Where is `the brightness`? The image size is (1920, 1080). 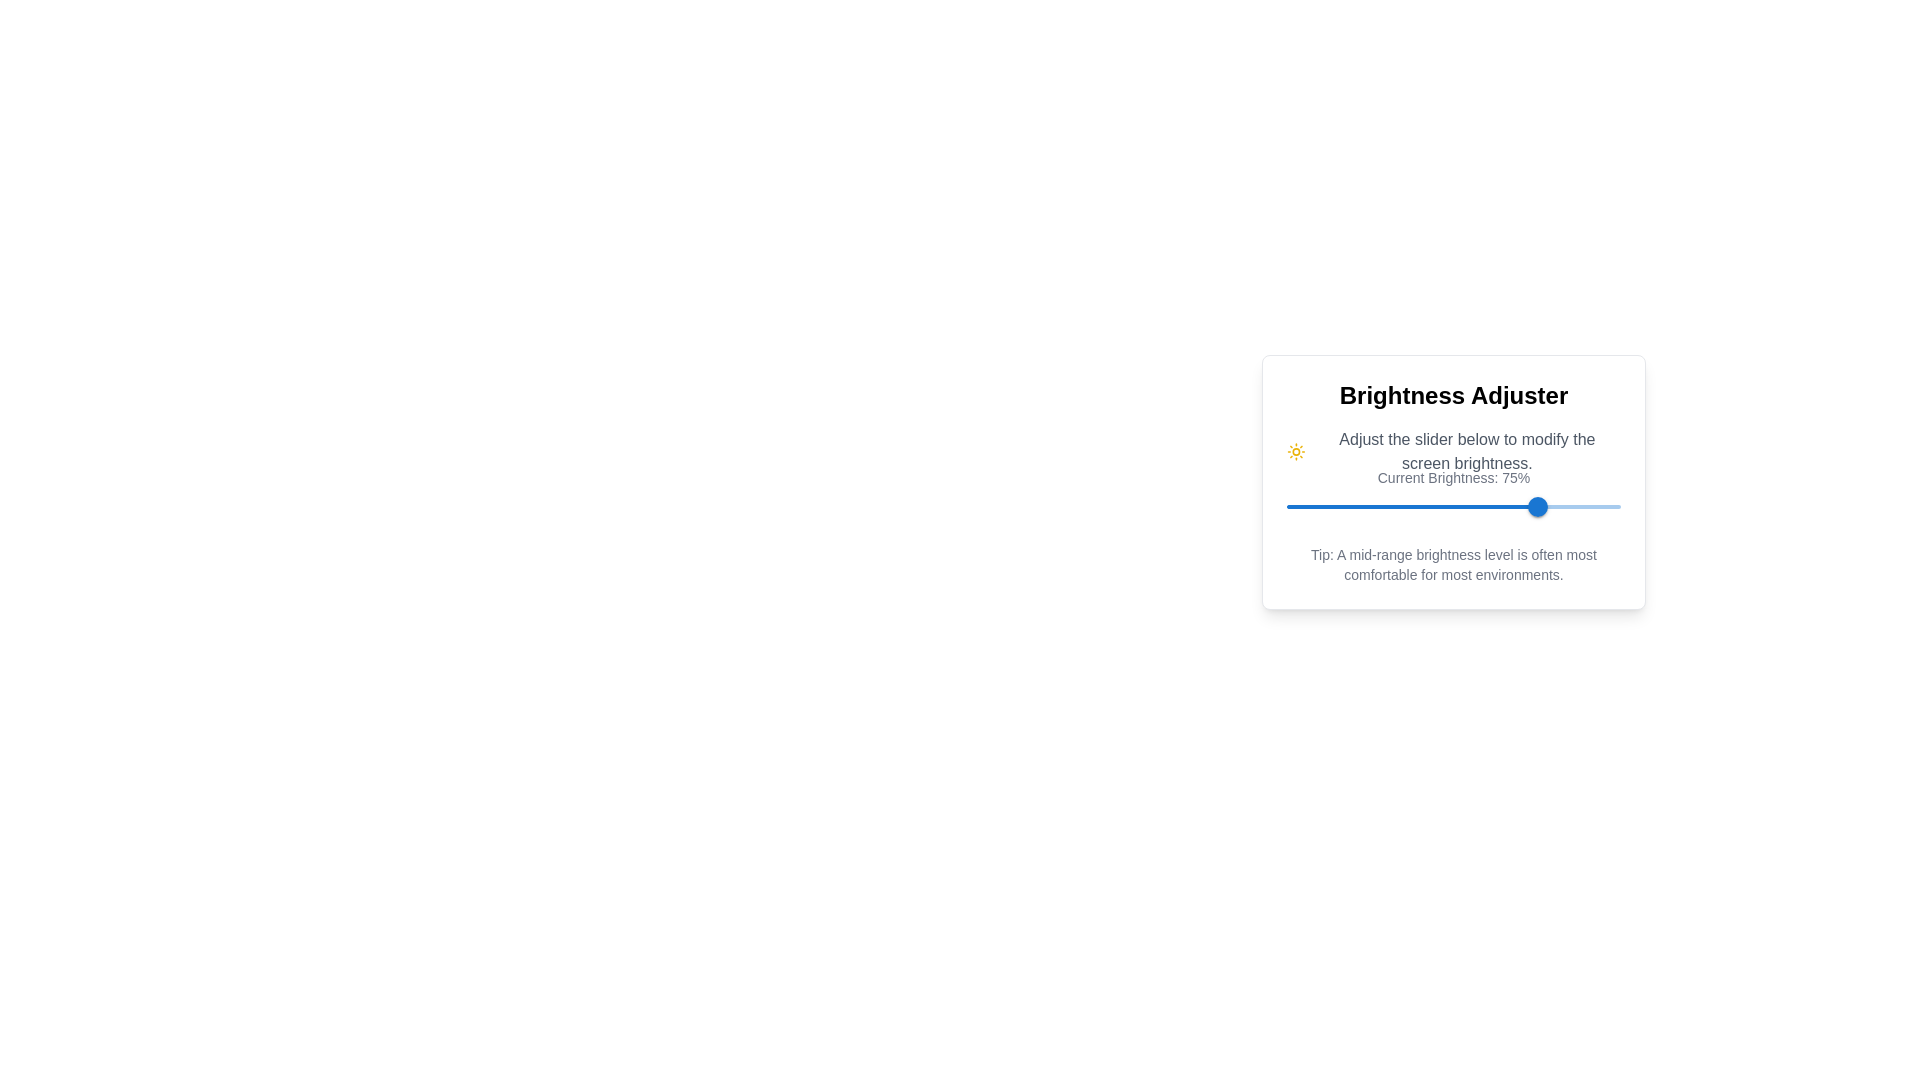 the brightness is located at coordinates (1447, 505).